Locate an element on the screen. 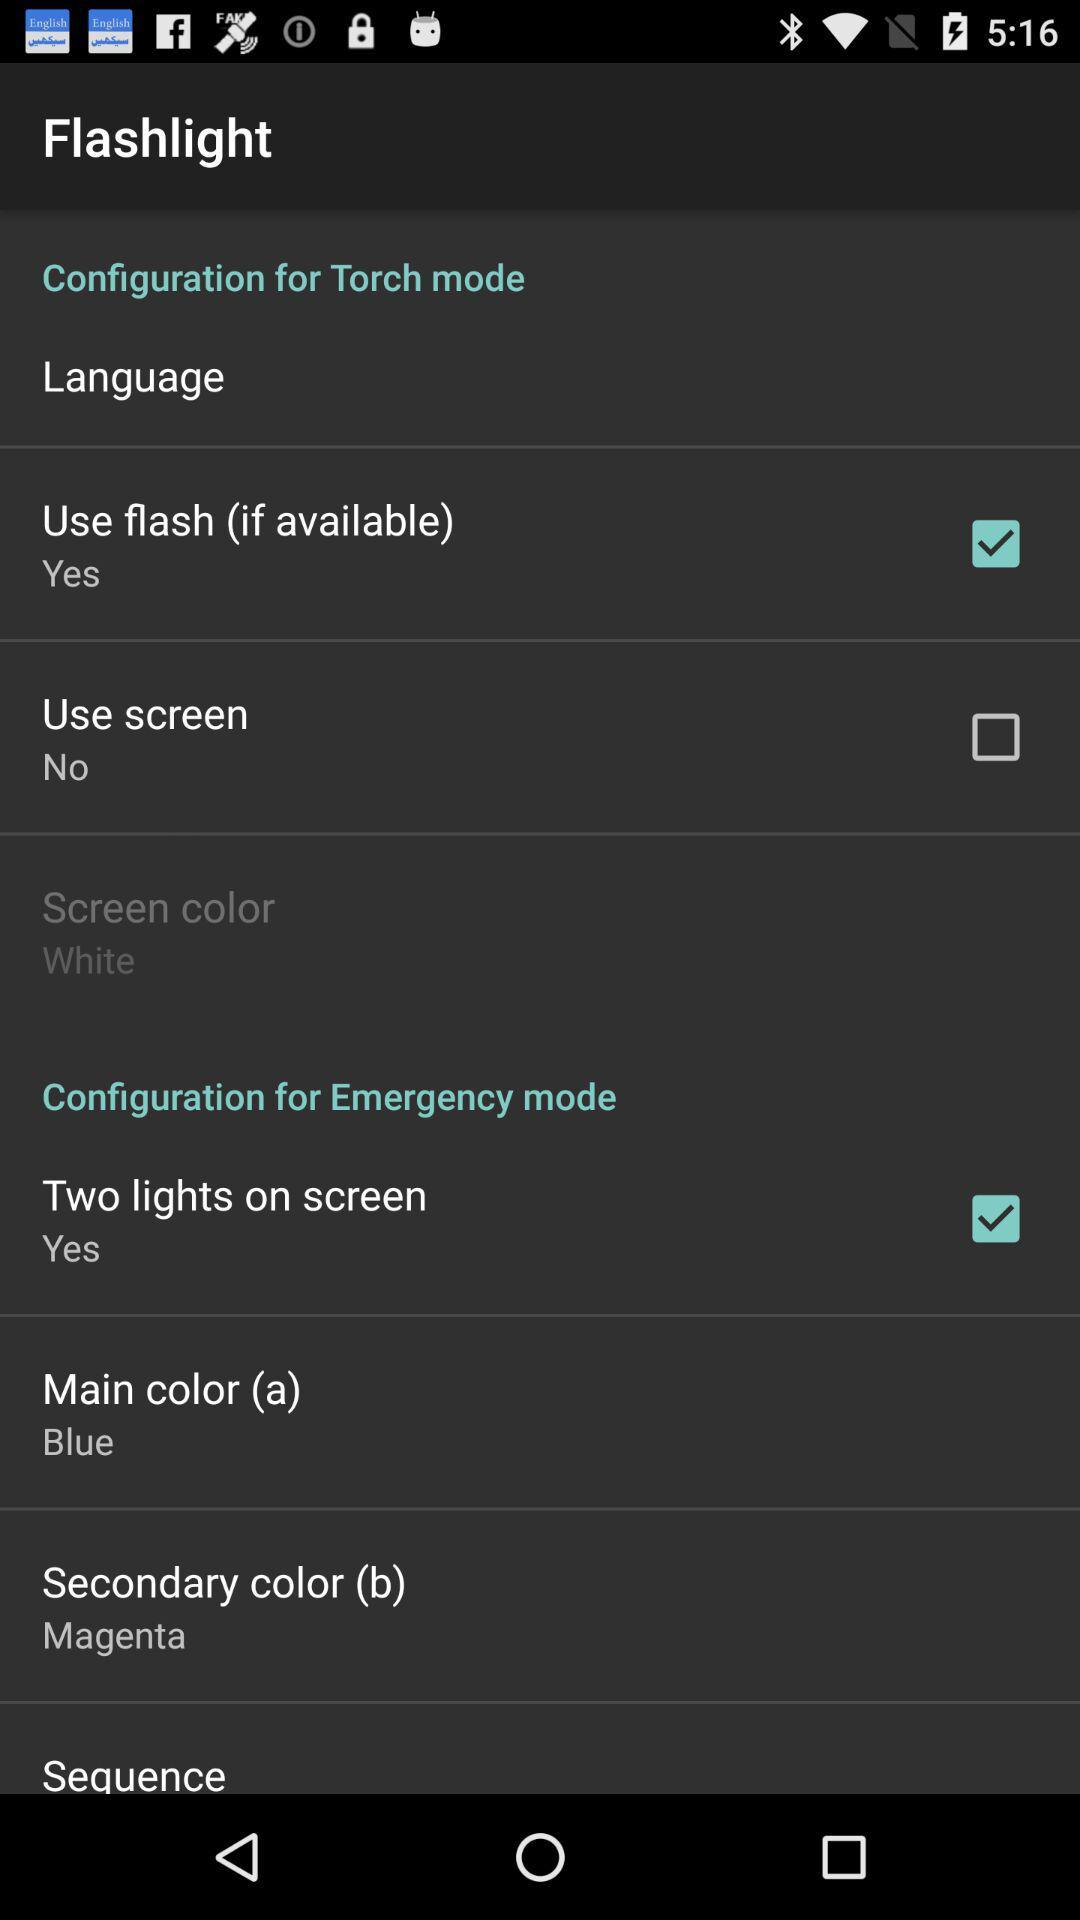  item below blue item is located at coordinates (224, 1579).